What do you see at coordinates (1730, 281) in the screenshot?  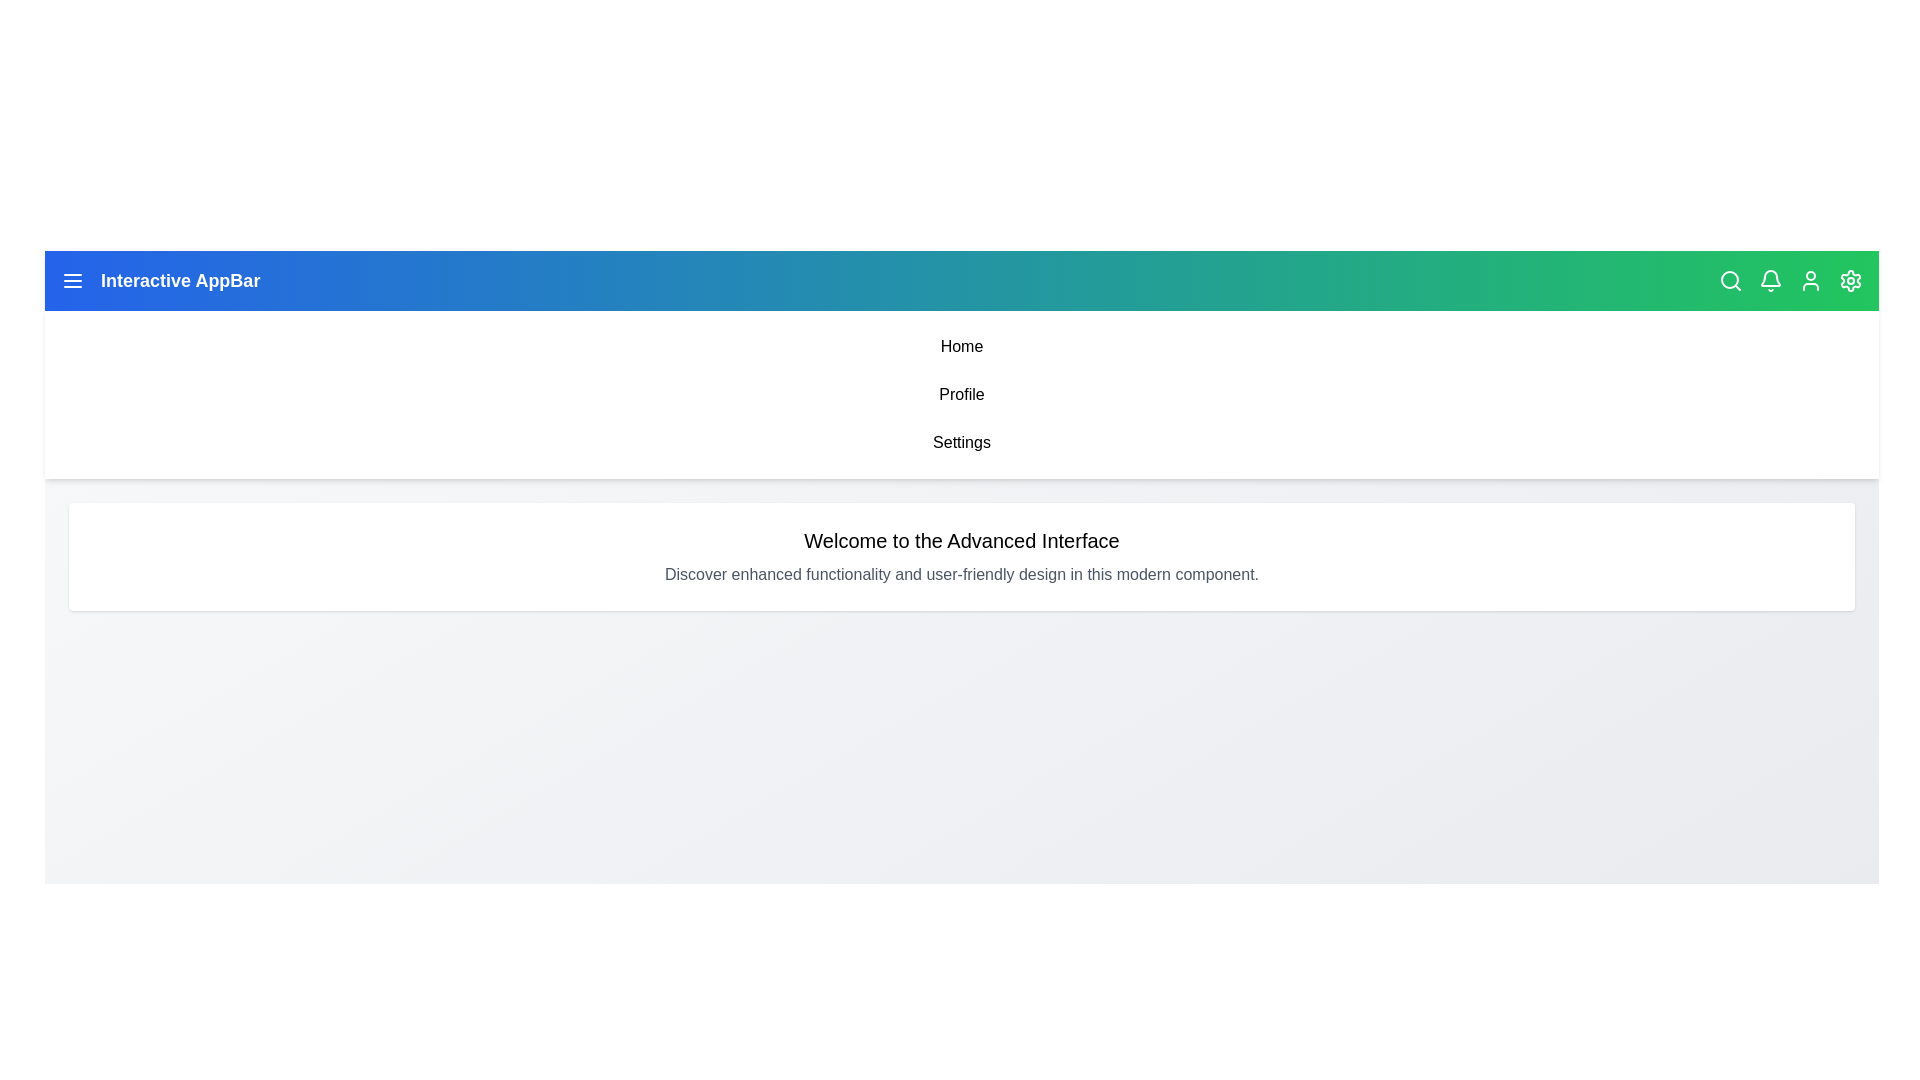 I see `the search icon to initiate the search action` at bounding box center [1730, 281].